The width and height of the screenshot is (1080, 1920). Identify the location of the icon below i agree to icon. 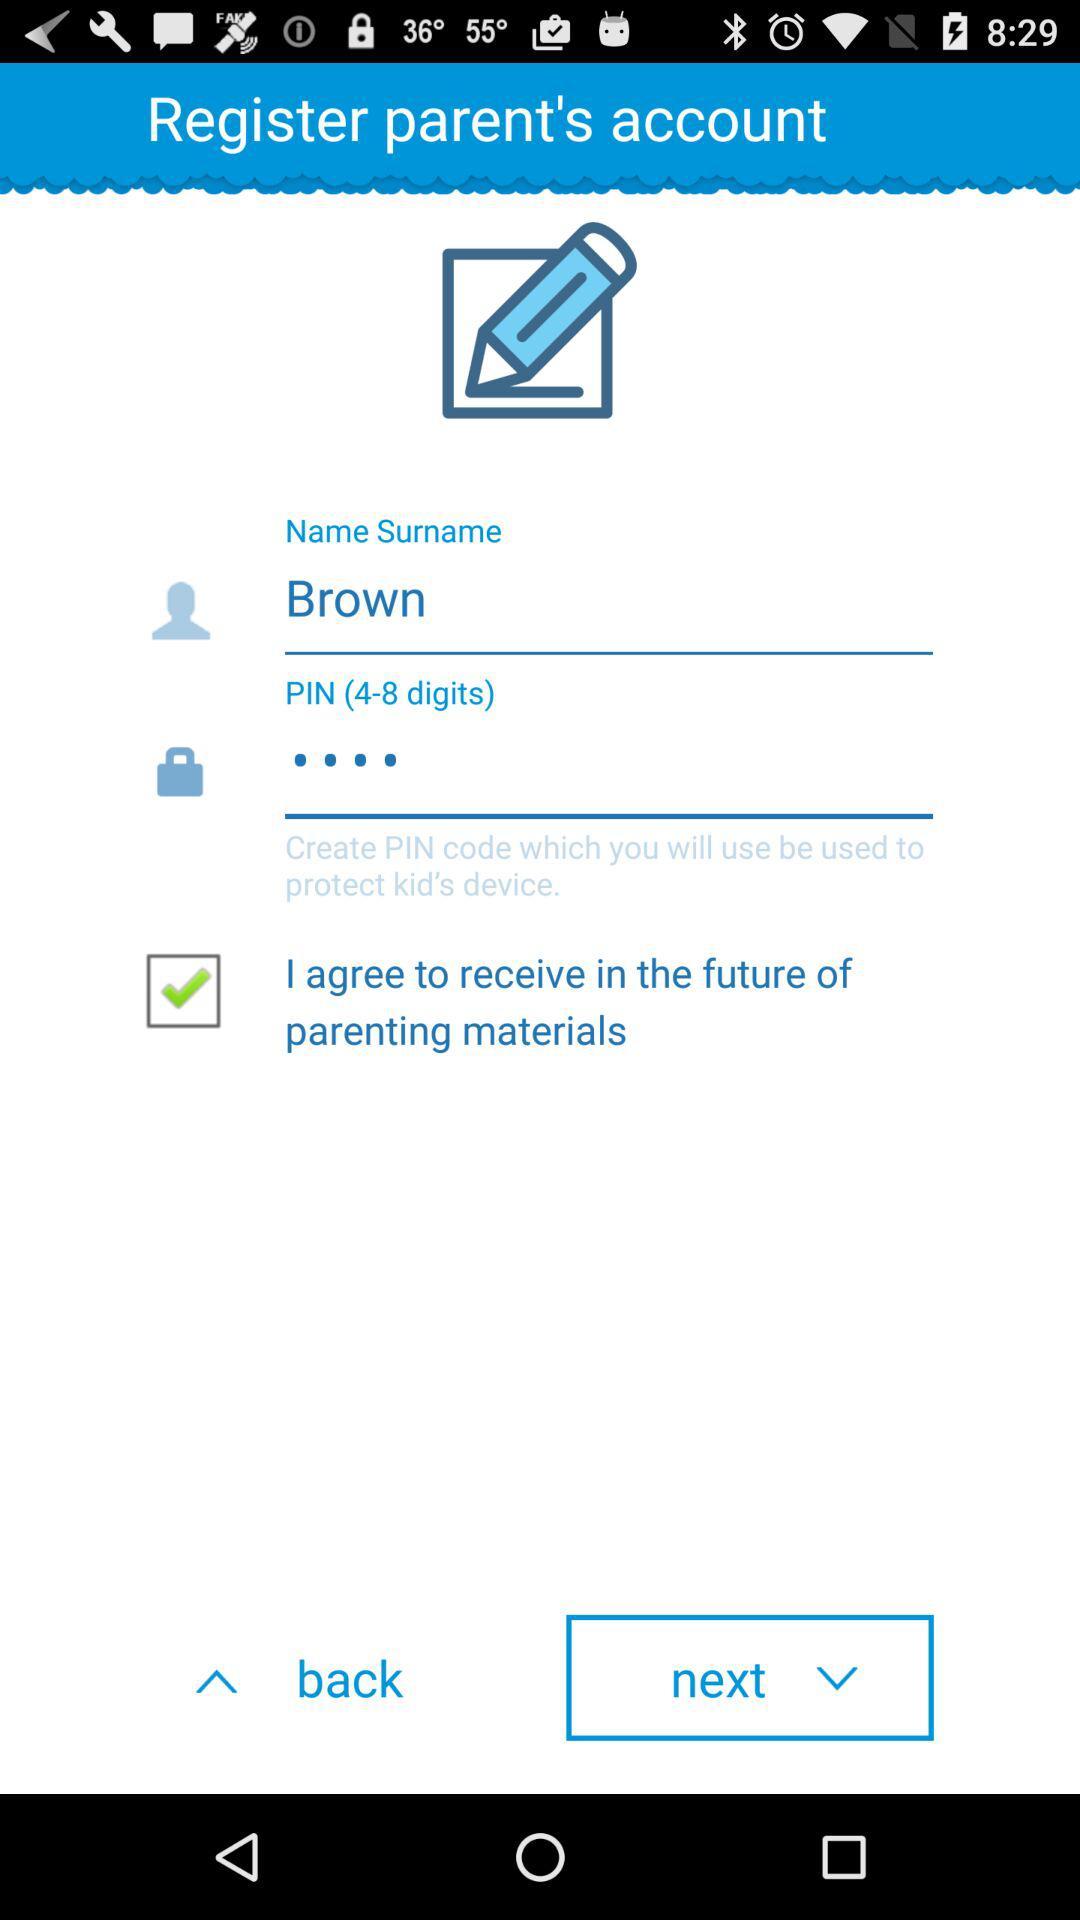
(329, 1677).